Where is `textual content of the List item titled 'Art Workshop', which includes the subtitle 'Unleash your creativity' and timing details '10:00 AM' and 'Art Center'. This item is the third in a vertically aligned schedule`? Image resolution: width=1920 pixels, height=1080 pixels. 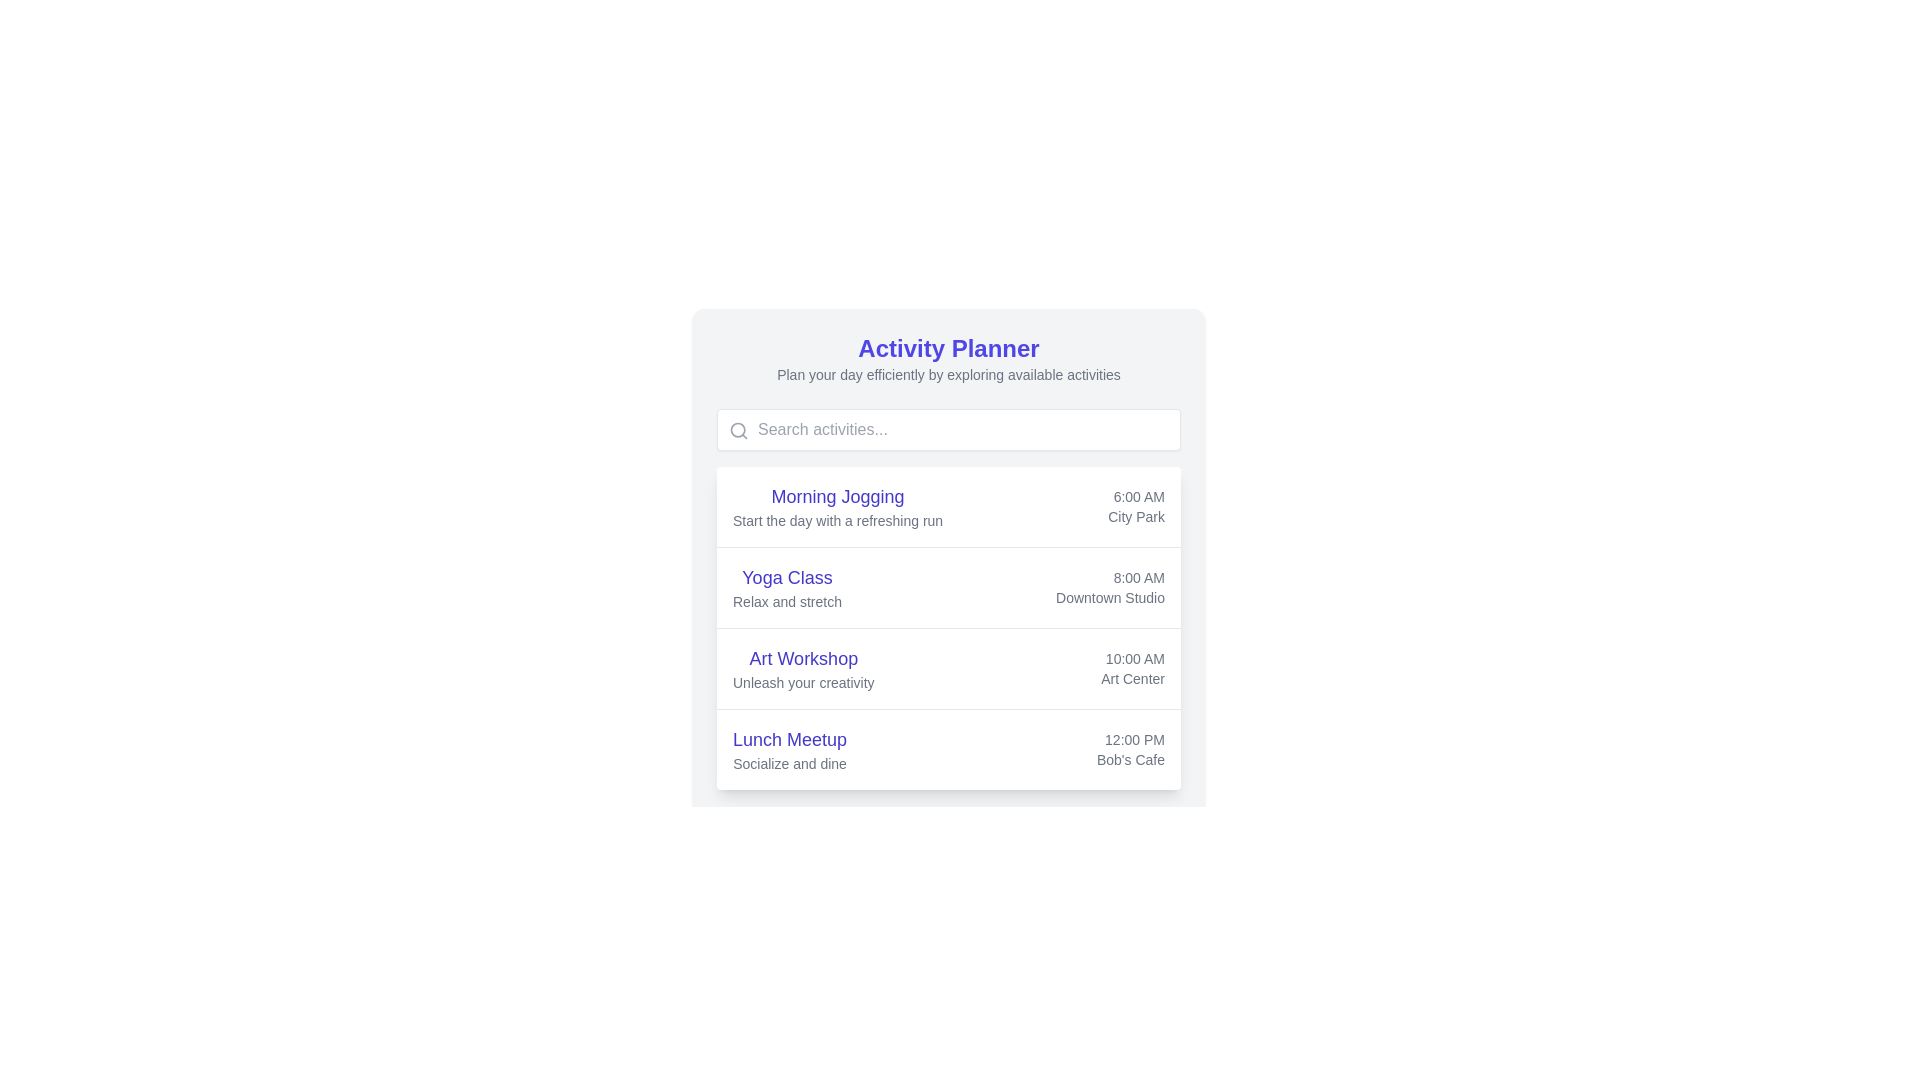 textual content of the List item titled 'Art Workshop', which includes the subtitle 'Unleash your creativity' and timing details '10:00 AM' and 'Art Center'. This item is the third in a vertically aligned schedule is located at coordinates (948, 668).